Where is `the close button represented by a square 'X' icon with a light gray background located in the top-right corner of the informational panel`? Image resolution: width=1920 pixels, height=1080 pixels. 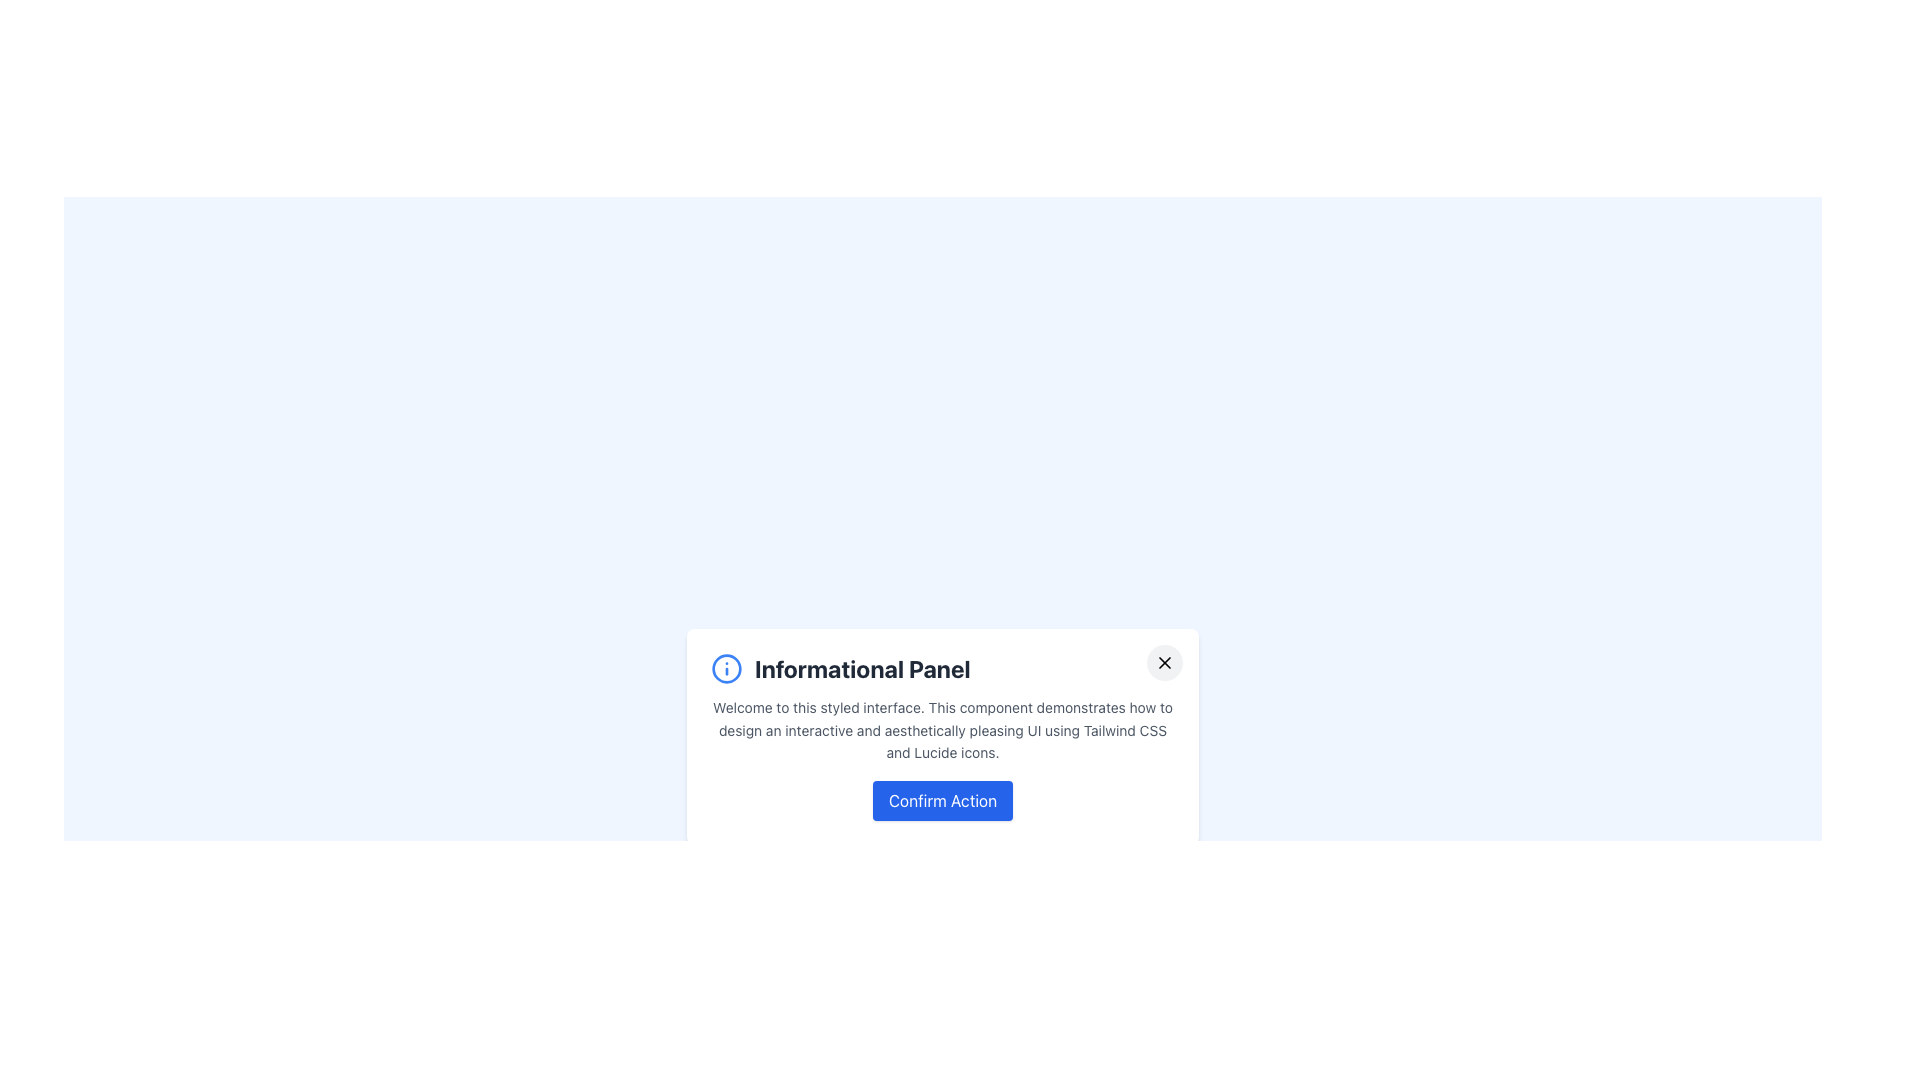 the close button represented by a square 'X' icon with a light gray background located in the top-right corner of the informational panel is located at coordinates (1165, 662).